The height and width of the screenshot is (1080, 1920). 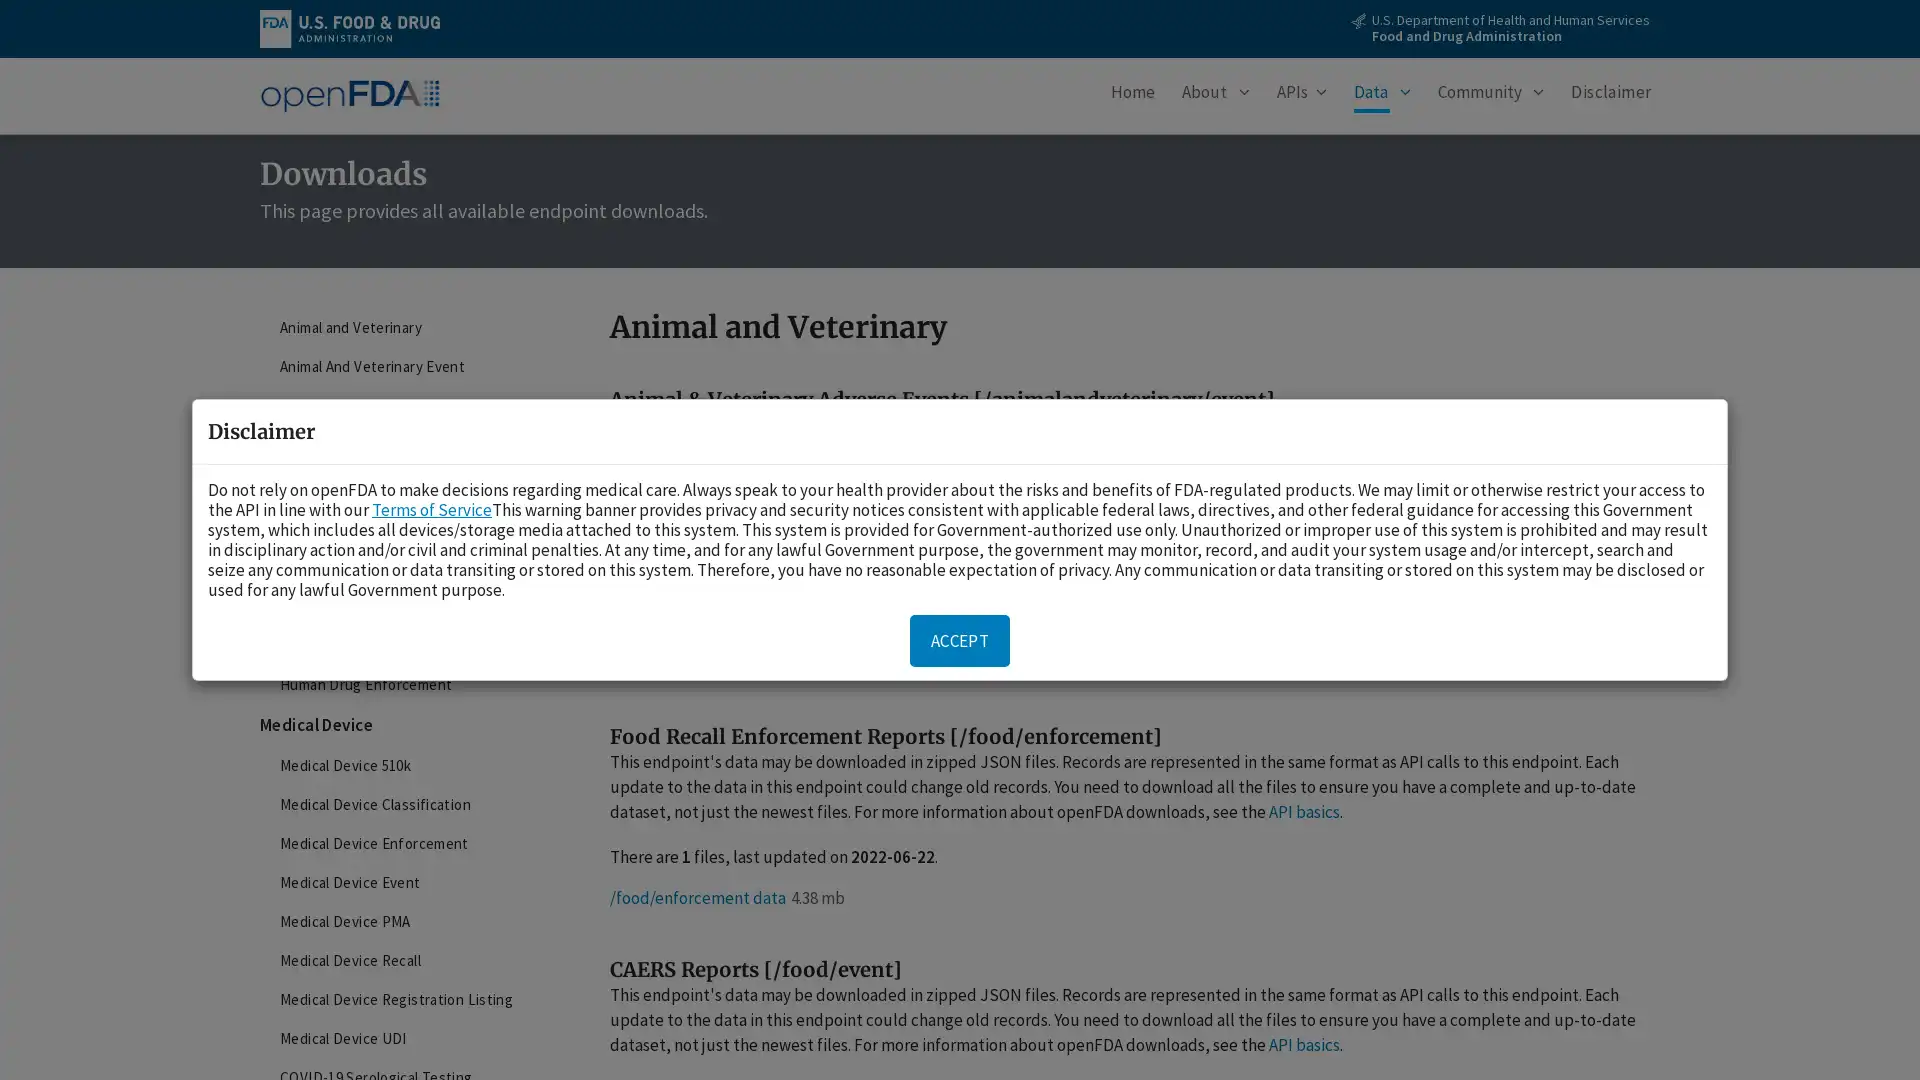 What do you see at coordinates (408, 567) in the screenshot?
I see `Human Drug Event` at bounding box center [408, 567].